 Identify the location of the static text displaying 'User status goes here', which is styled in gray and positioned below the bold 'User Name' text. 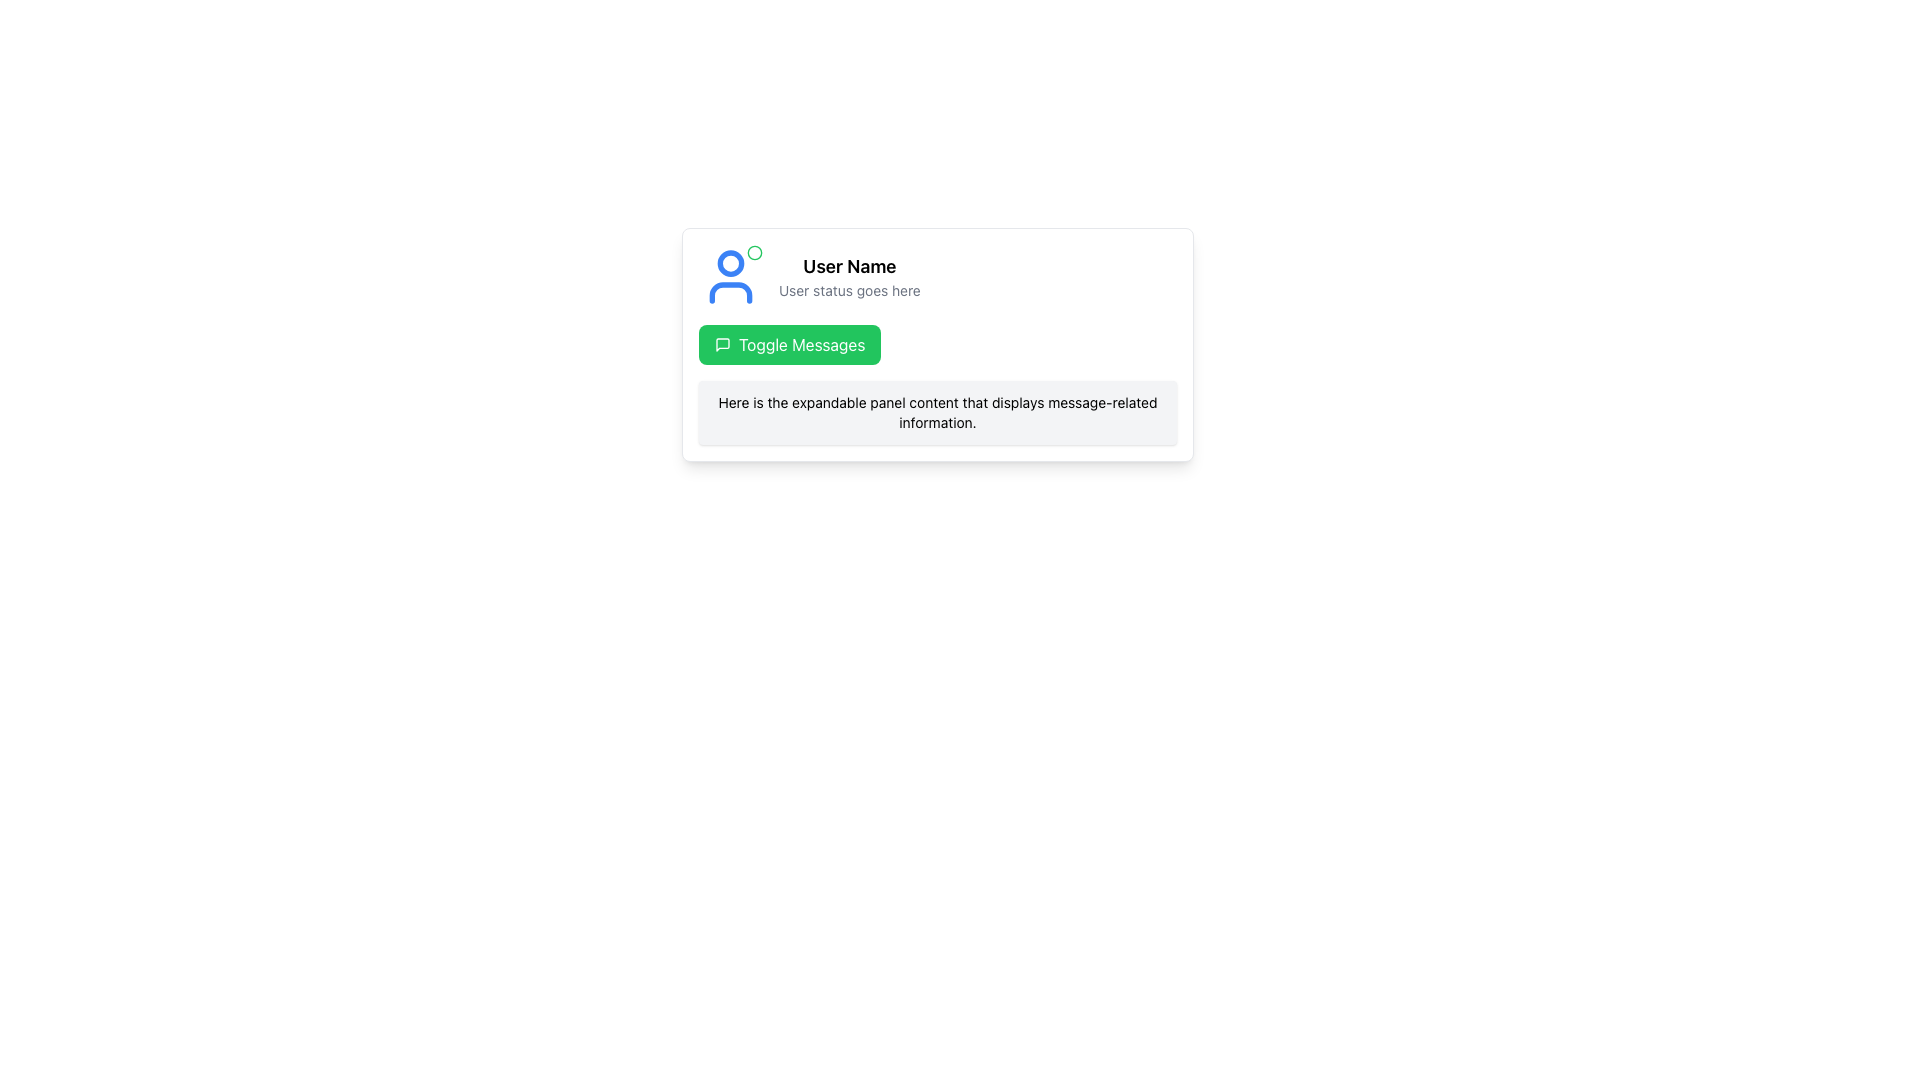
(849, 290).